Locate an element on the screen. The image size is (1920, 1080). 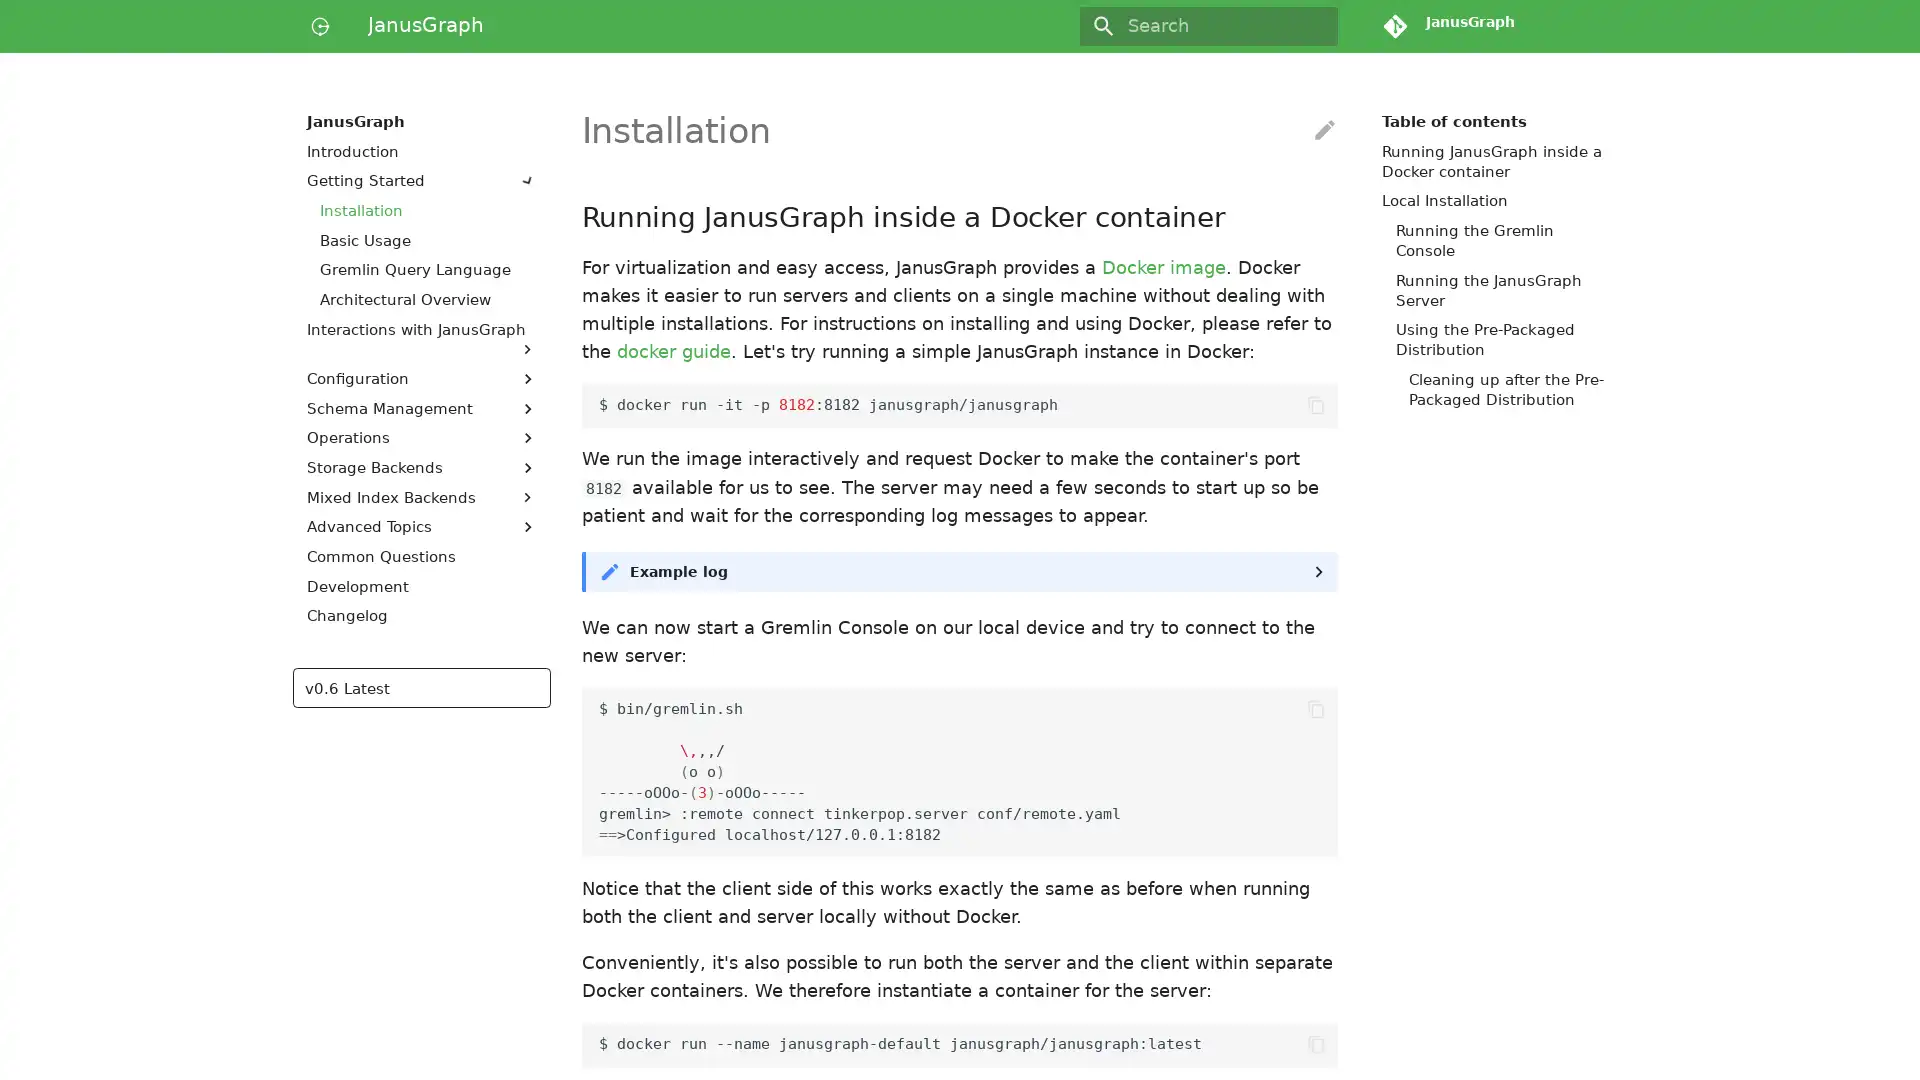
Copy to clipboard is located at coordinates (1315, 405).